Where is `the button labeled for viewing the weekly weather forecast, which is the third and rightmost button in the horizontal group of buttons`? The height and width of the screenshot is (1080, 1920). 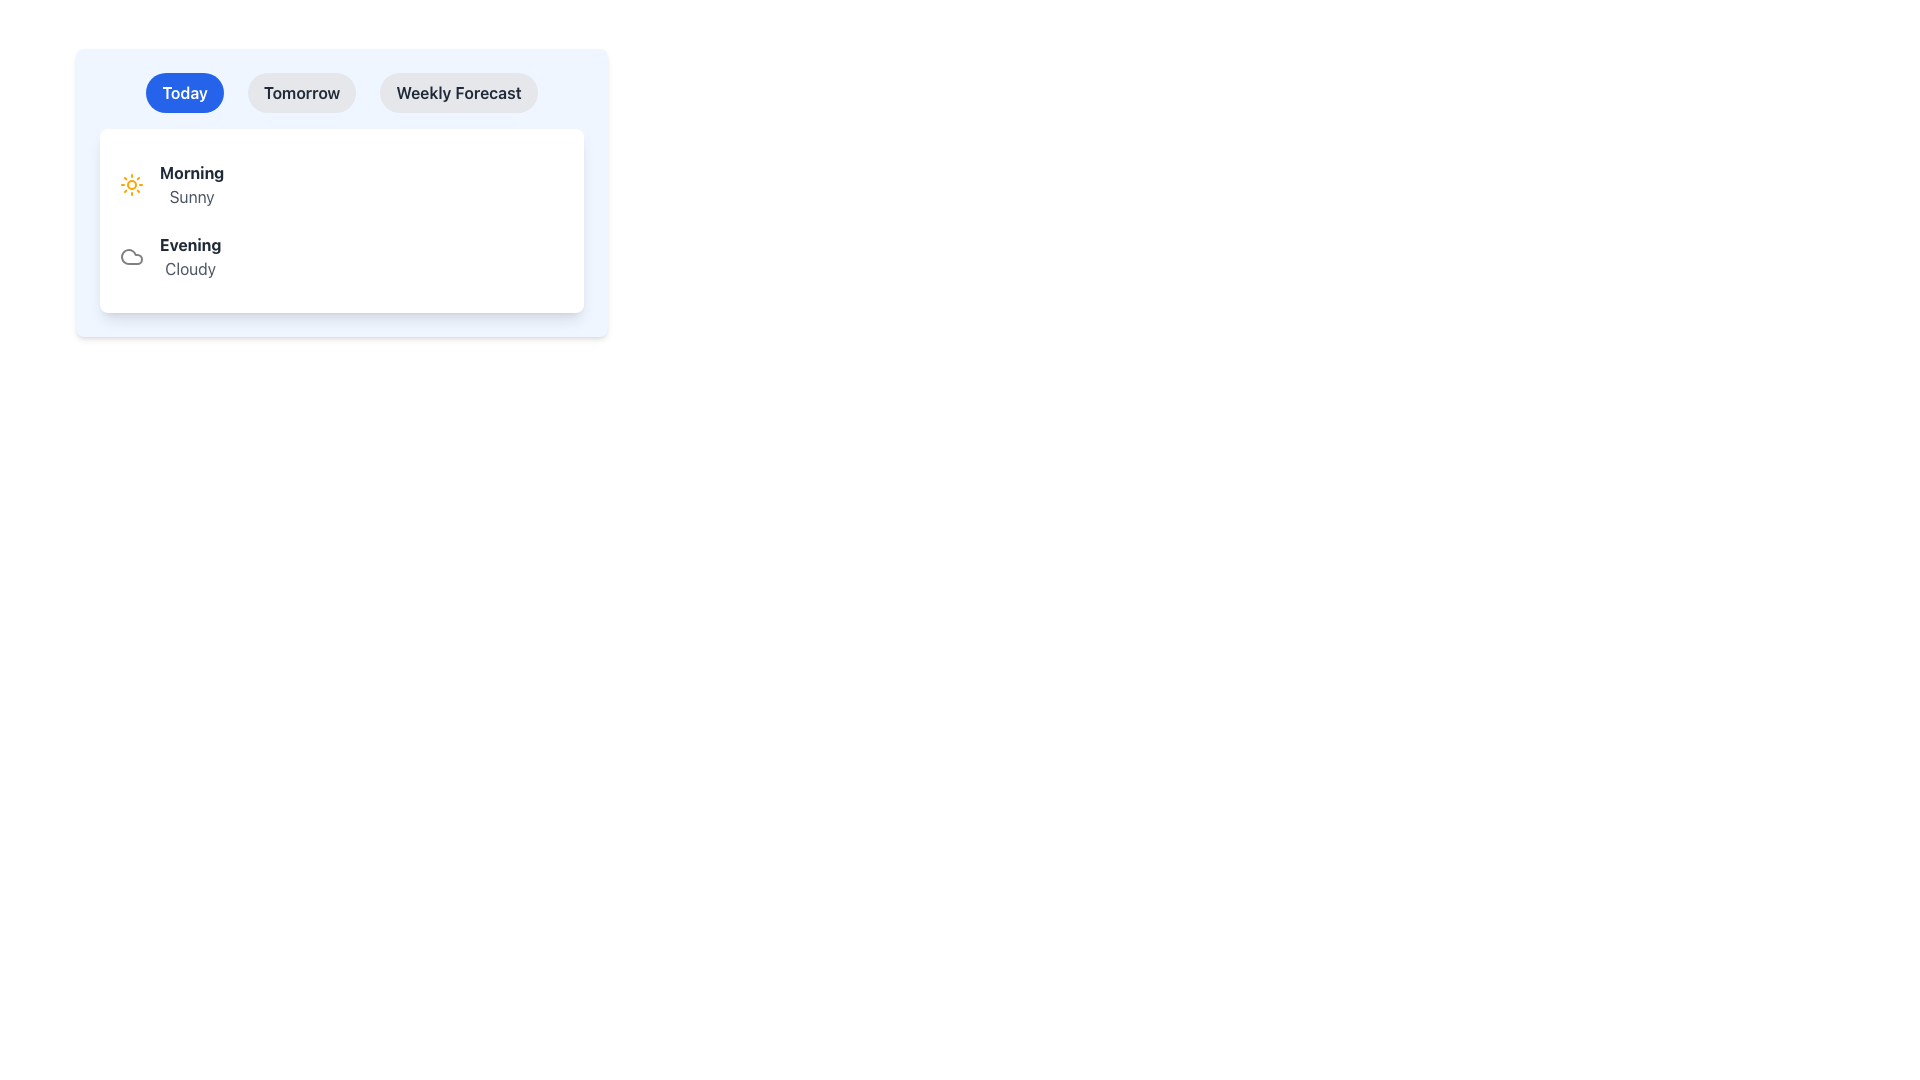
the button labeled for viewing the weekly weather forecast, which is the third and rightmost button in the horizontal group of buttons is located at coordinates (457, 92).